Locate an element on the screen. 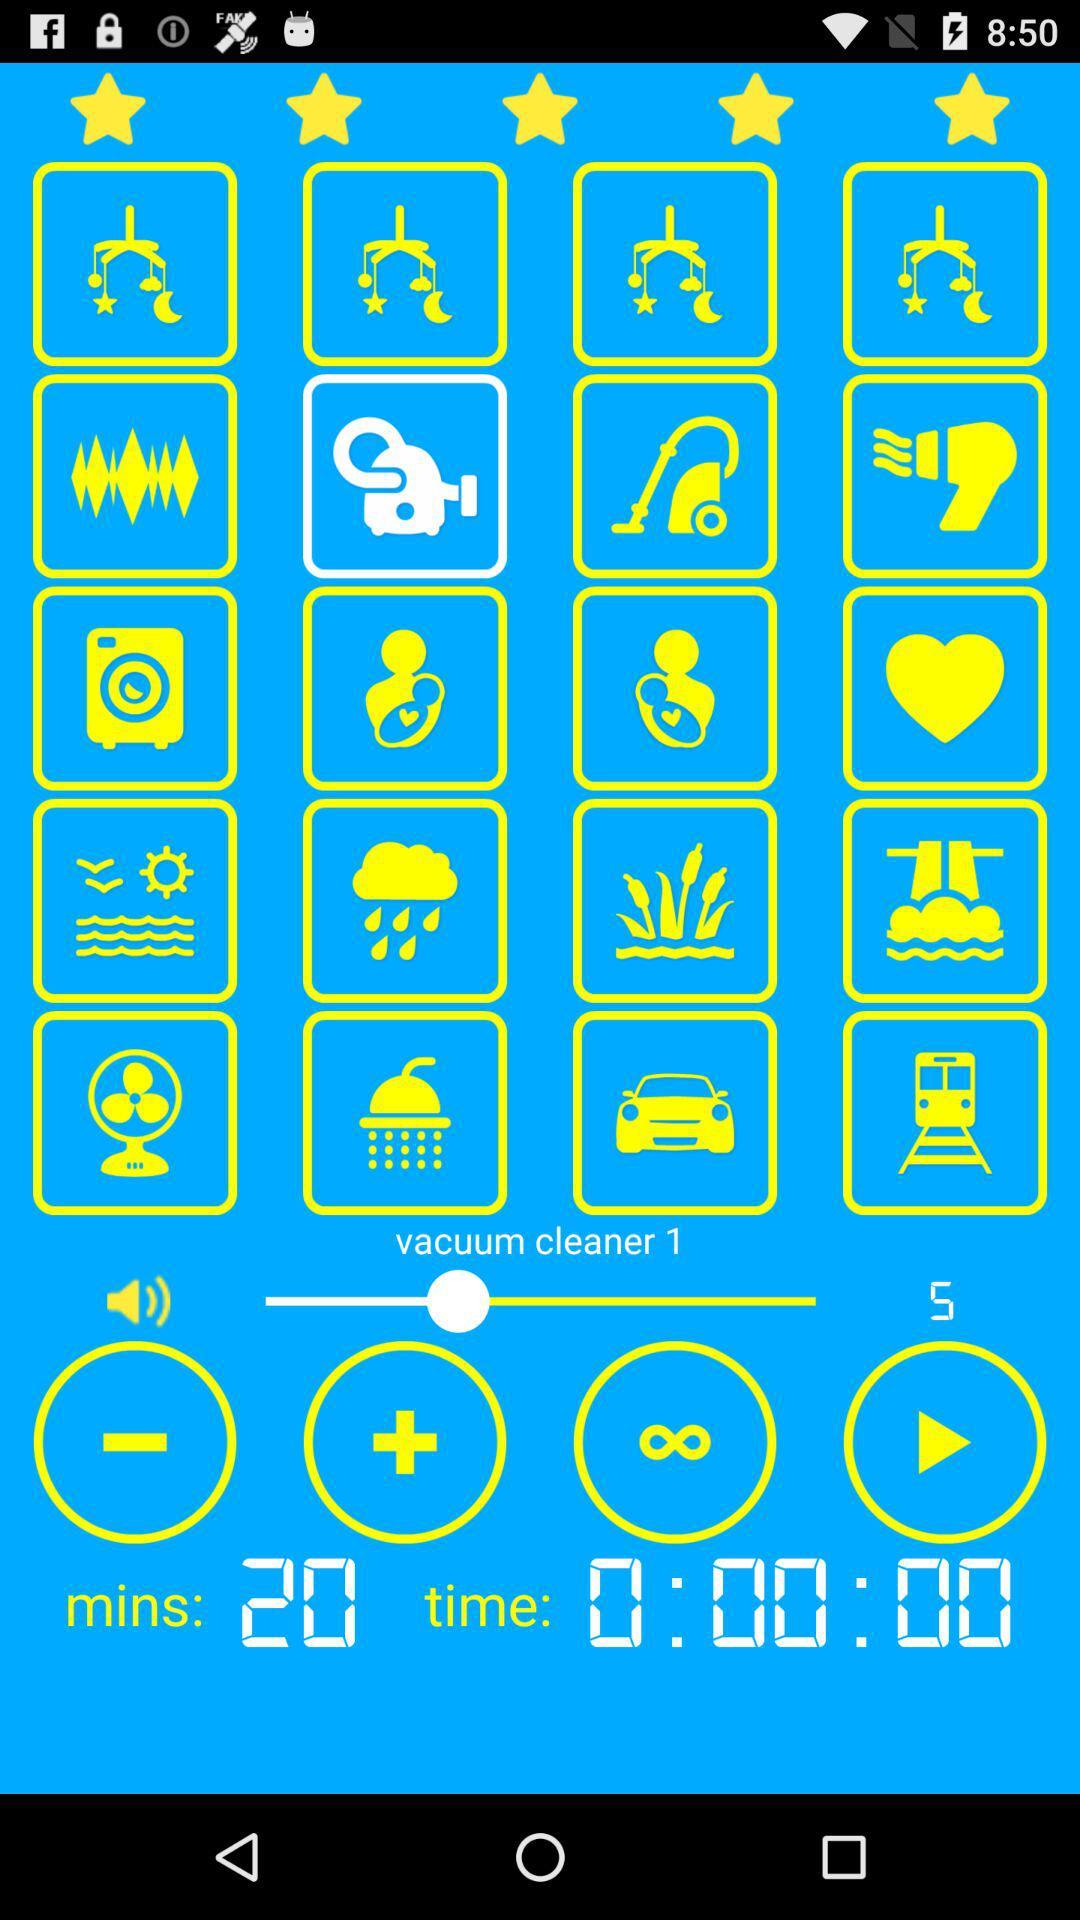 The height and width of the screenshot is (1920, 1080). the item above vacuum cleaner 1 icon is located at coordinates (675, 1112).